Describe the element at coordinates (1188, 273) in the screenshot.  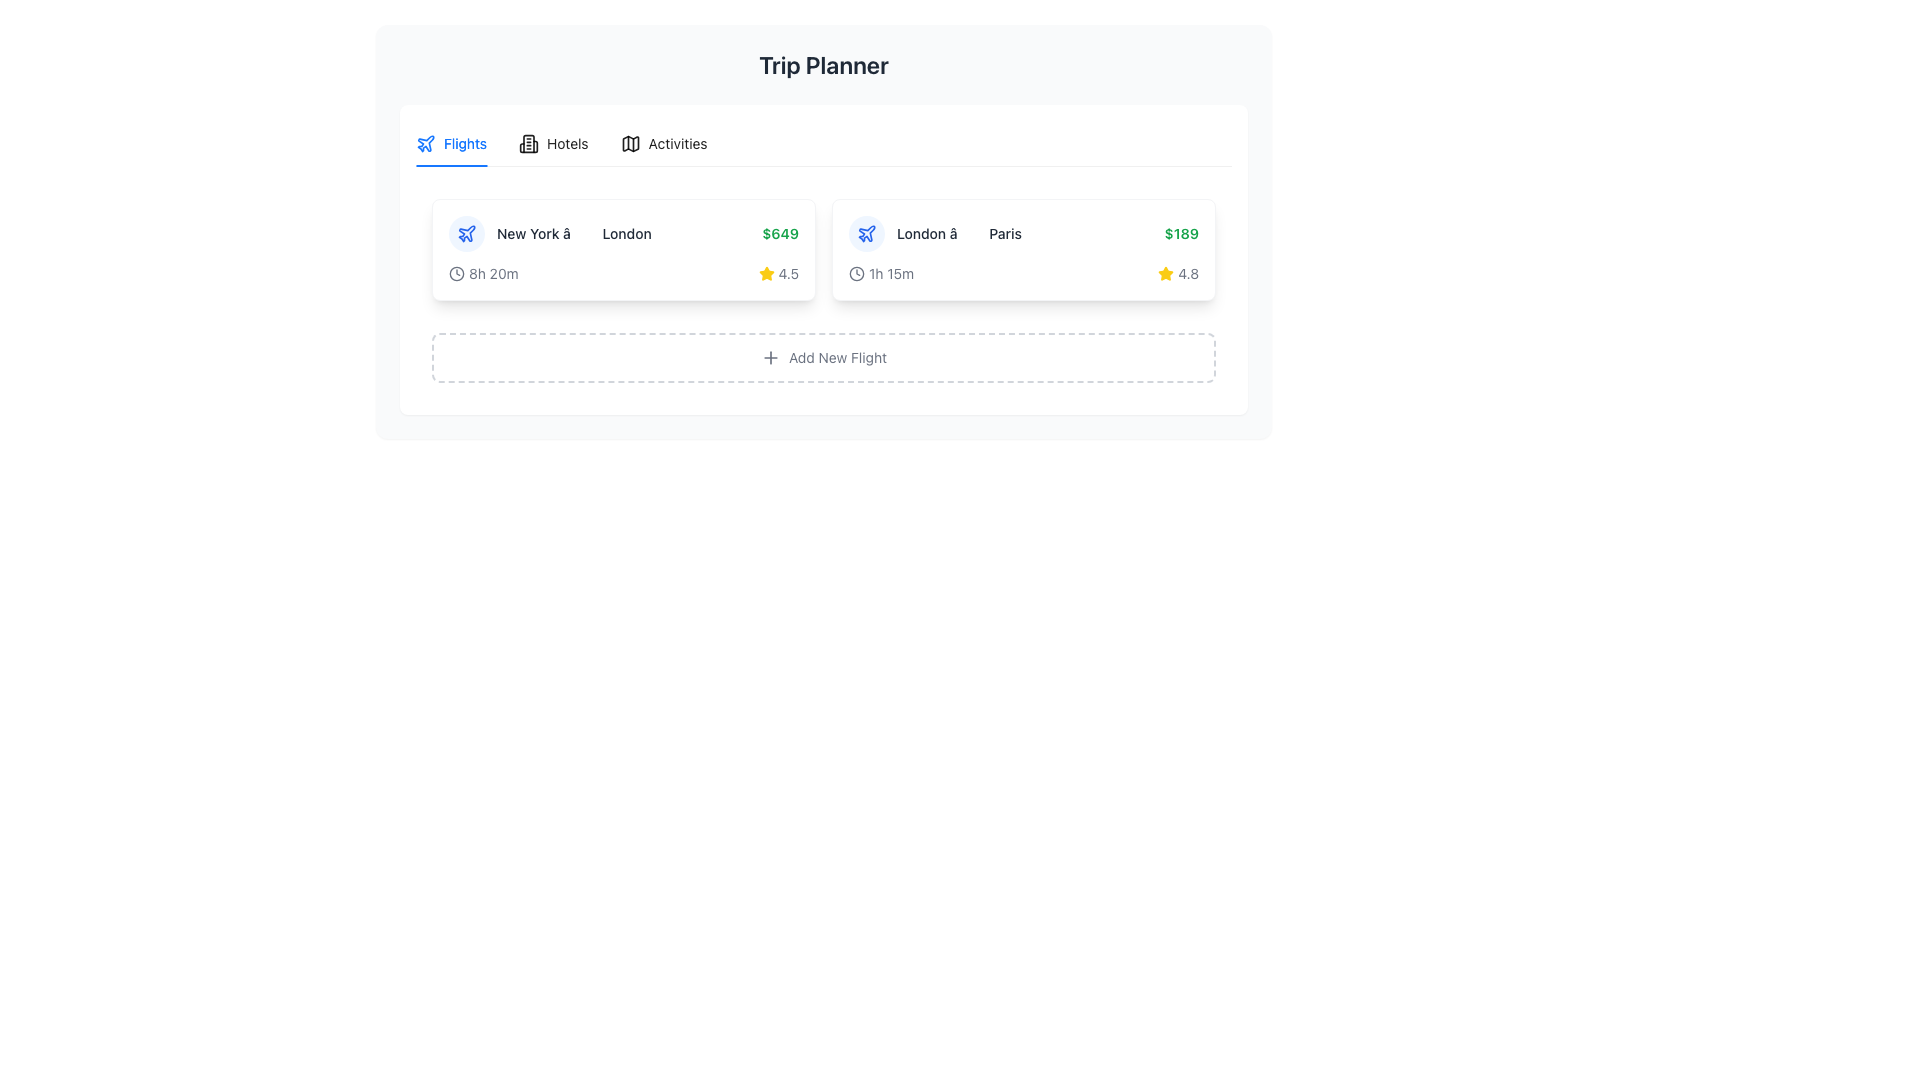
I see `the numerical rating text label, which is positioned to the right of the star icon on the second card in a horizontally aligned card layout` at that location.